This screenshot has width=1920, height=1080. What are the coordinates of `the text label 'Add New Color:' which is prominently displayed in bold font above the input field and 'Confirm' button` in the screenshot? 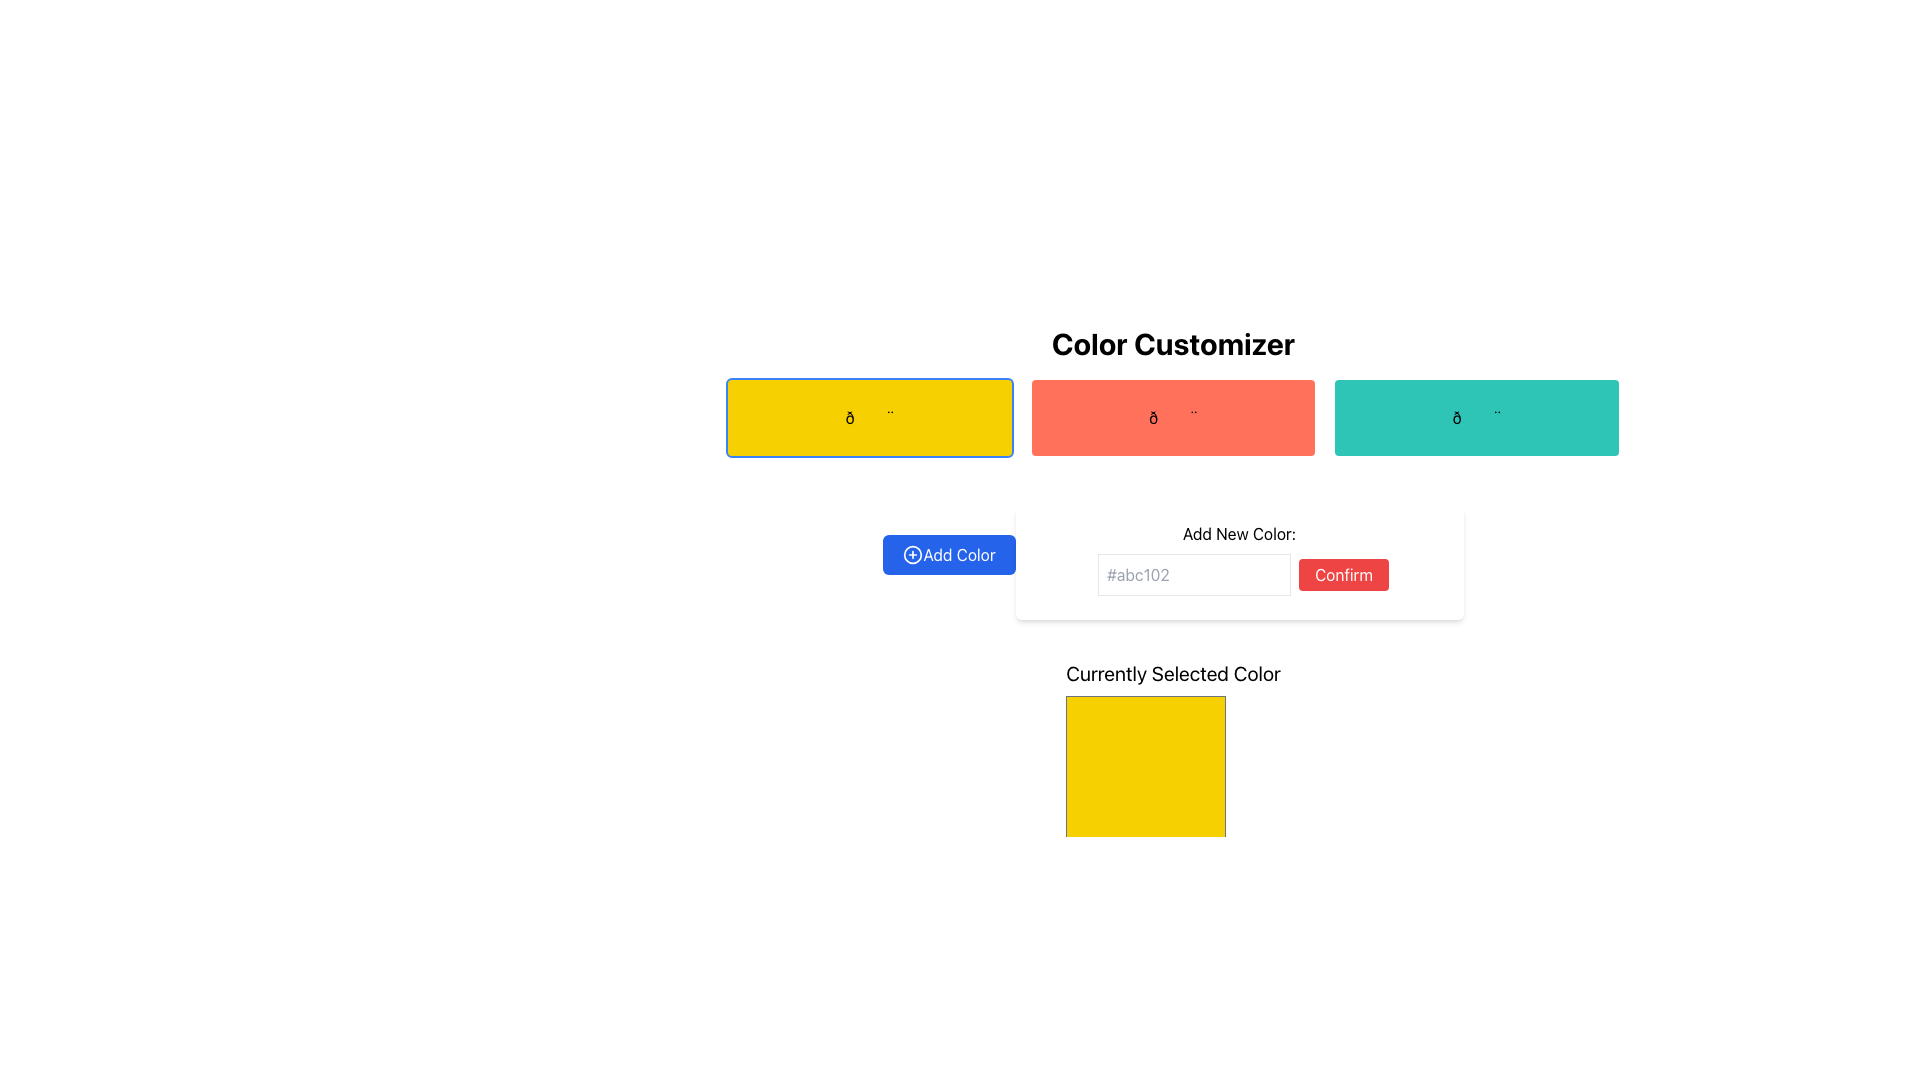 It's located at (1238, 532).